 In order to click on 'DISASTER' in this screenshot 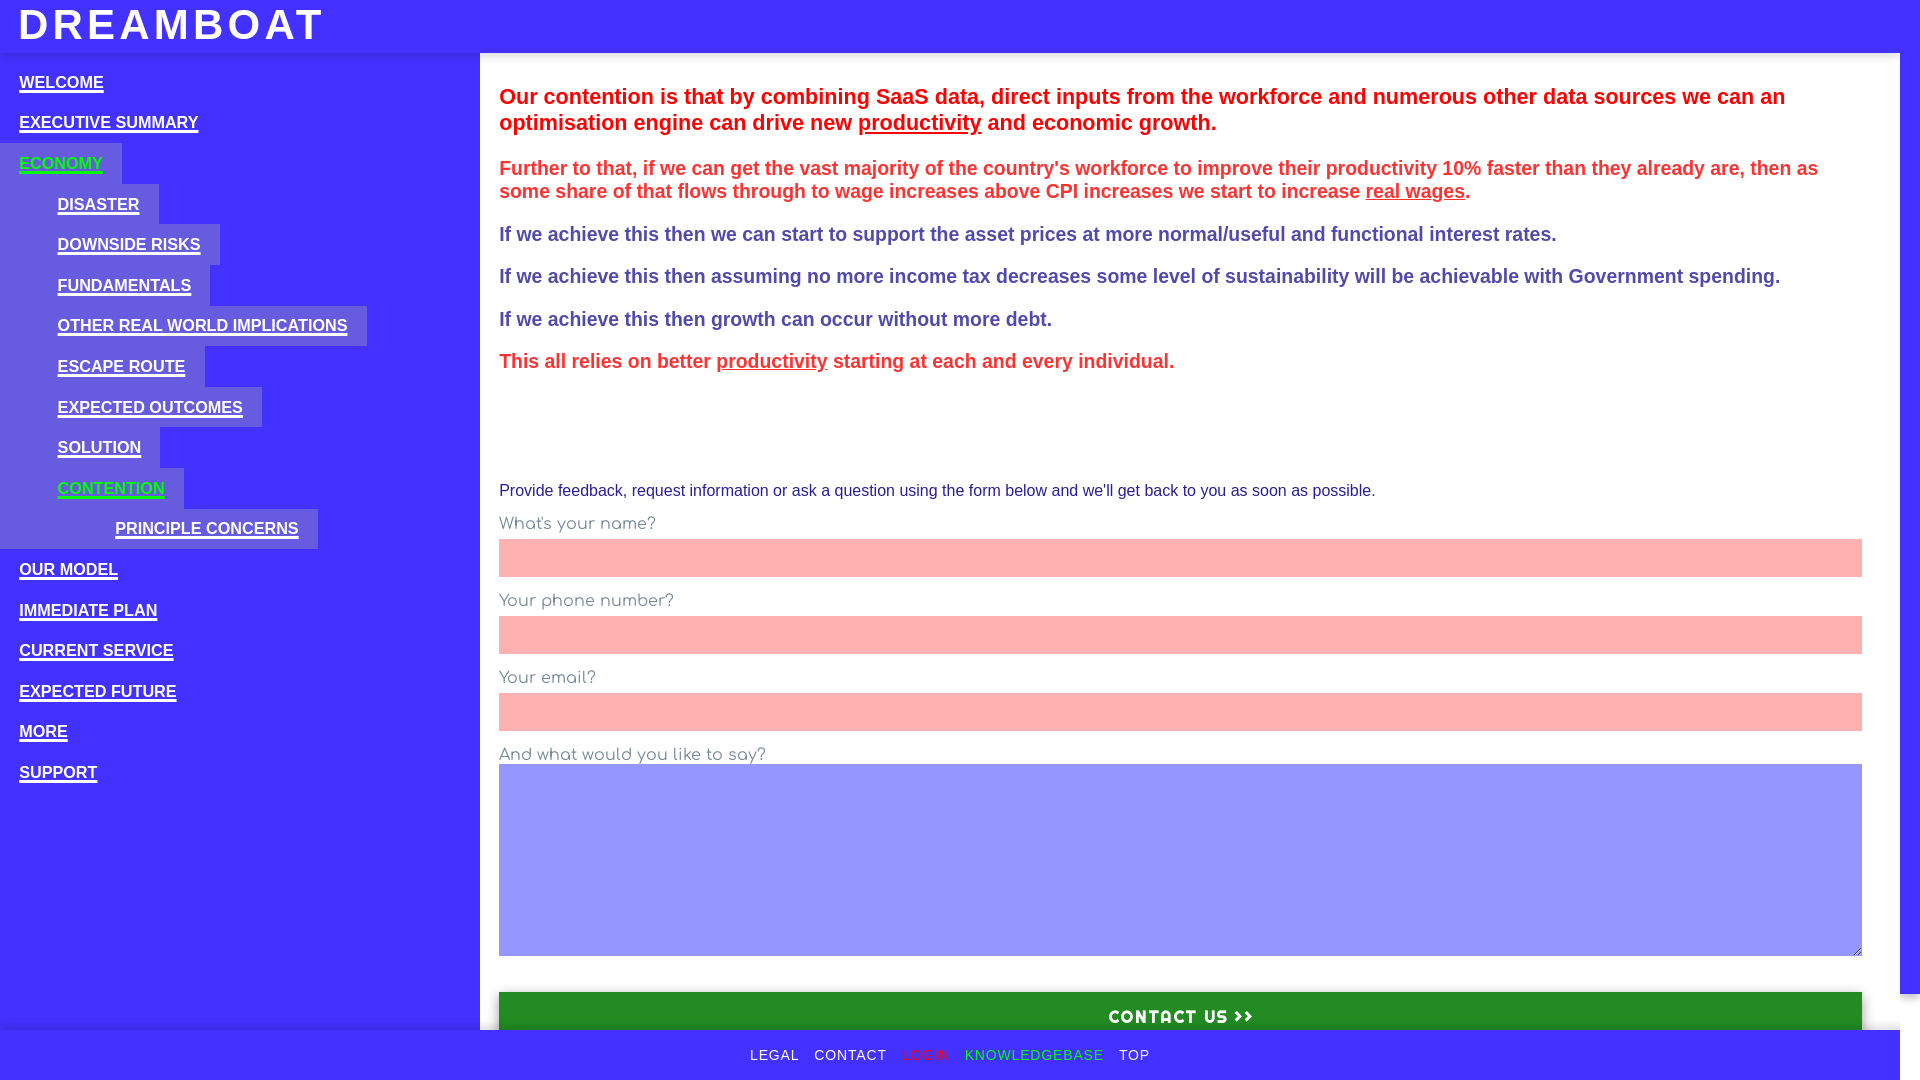, I will do `click(79, 204)`.